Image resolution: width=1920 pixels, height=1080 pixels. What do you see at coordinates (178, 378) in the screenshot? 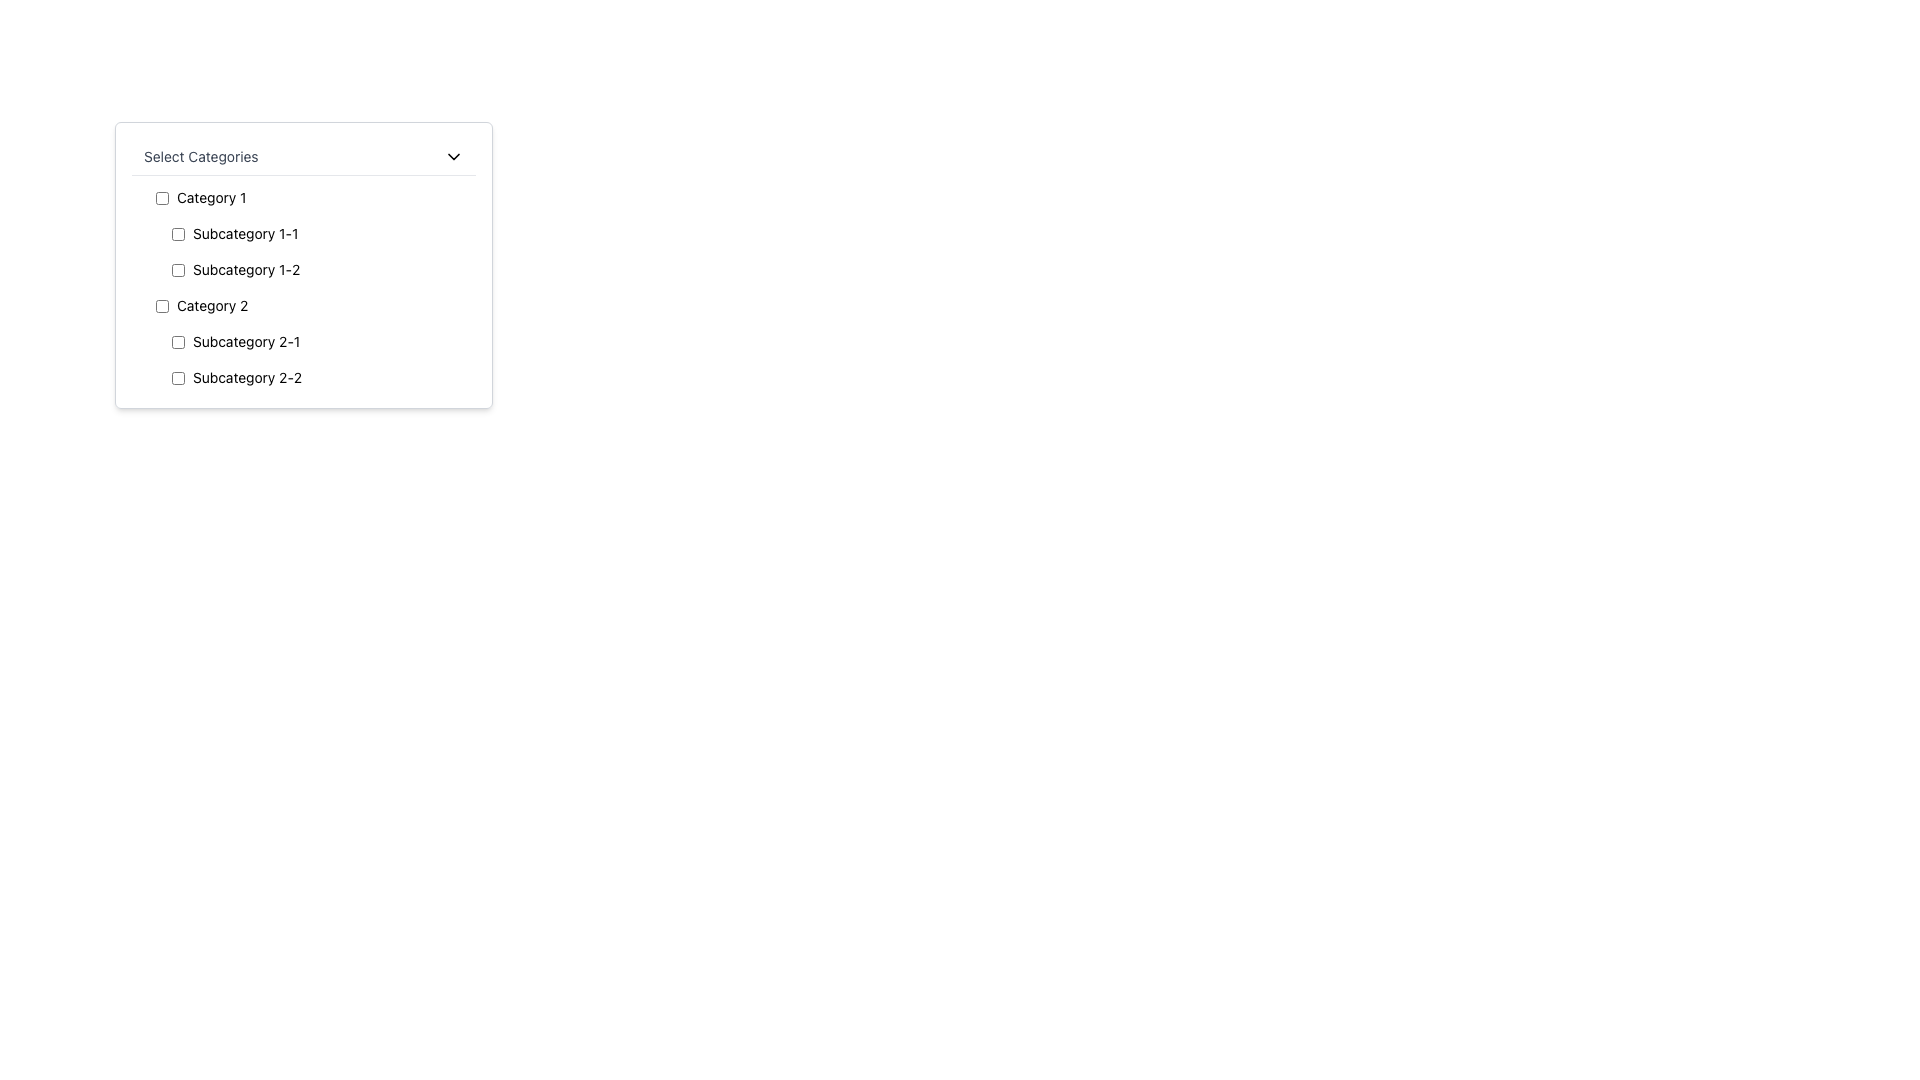
I see `the checkbox associated with 'Subcategory 2-2' under 'Category 2'` at bounding box center [178, 378].